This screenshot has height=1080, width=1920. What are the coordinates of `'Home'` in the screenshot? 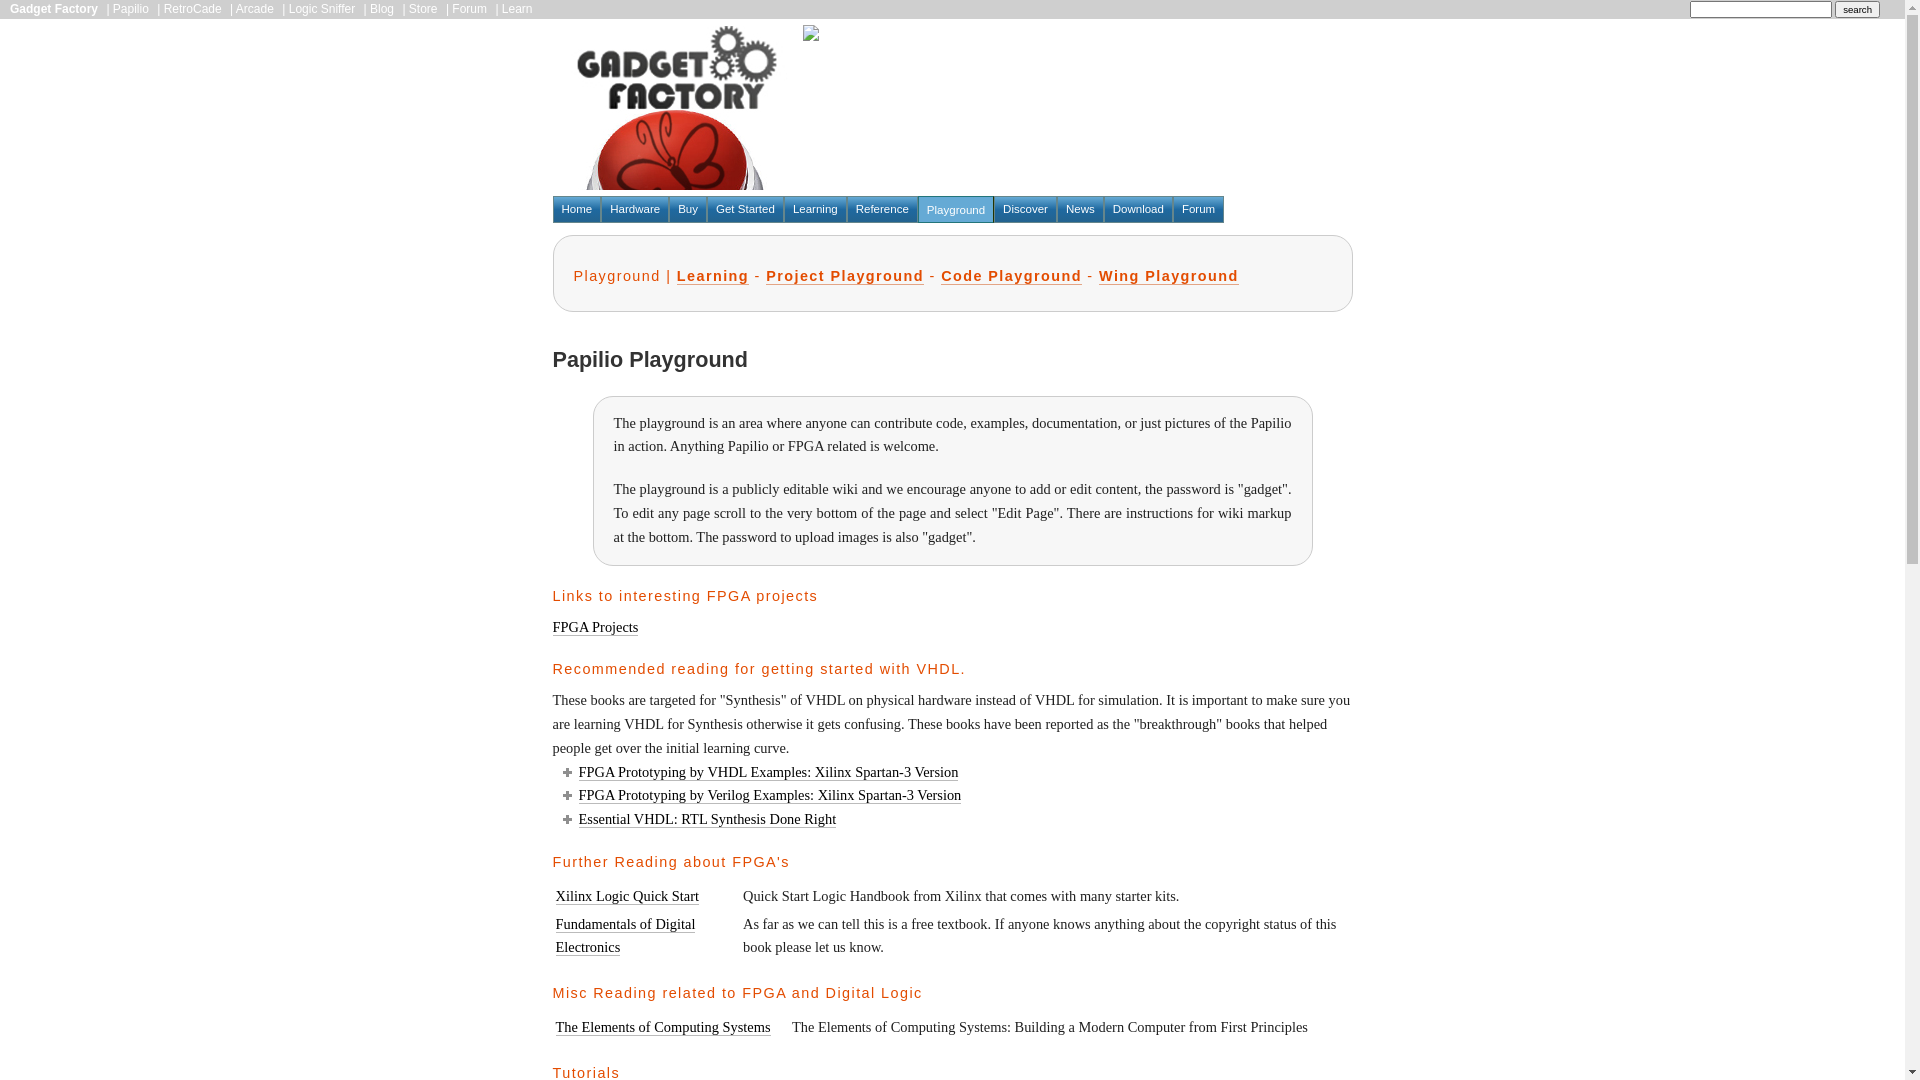 It's located at (575, 209).